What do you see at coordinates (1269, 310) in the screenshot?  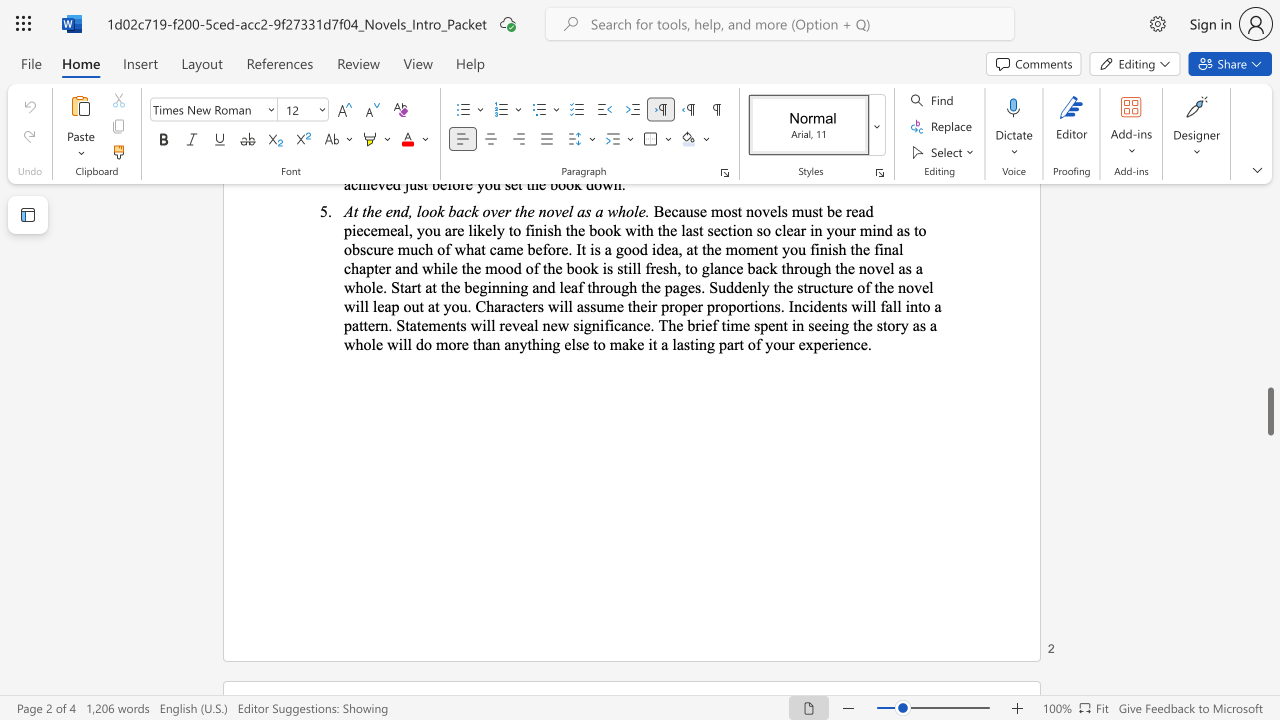 I see `the scrollbar to slide the page up` at bounding box center [1269, 310].